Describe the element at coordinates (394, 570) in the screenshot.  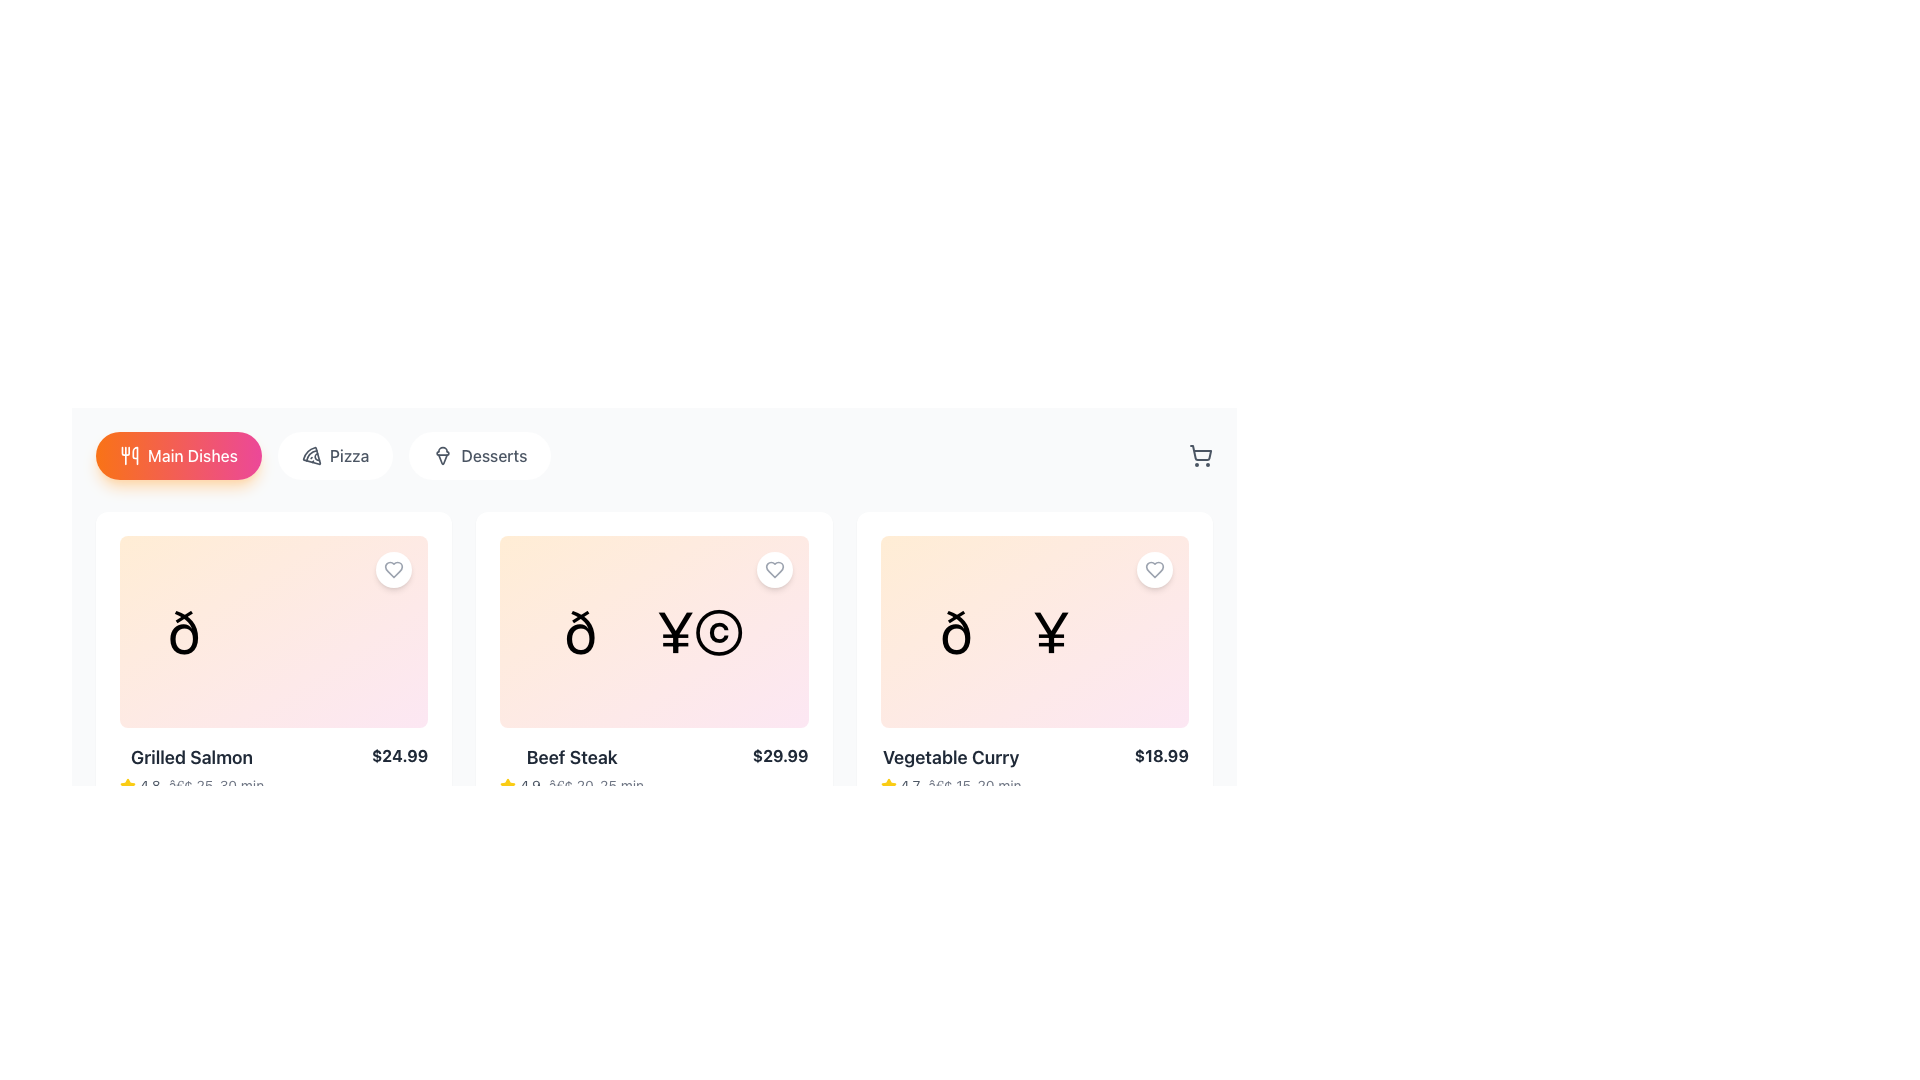
I see `the circular button with a white background and a gray outlined heart icon to favorite/unfavorite the item` at that location.